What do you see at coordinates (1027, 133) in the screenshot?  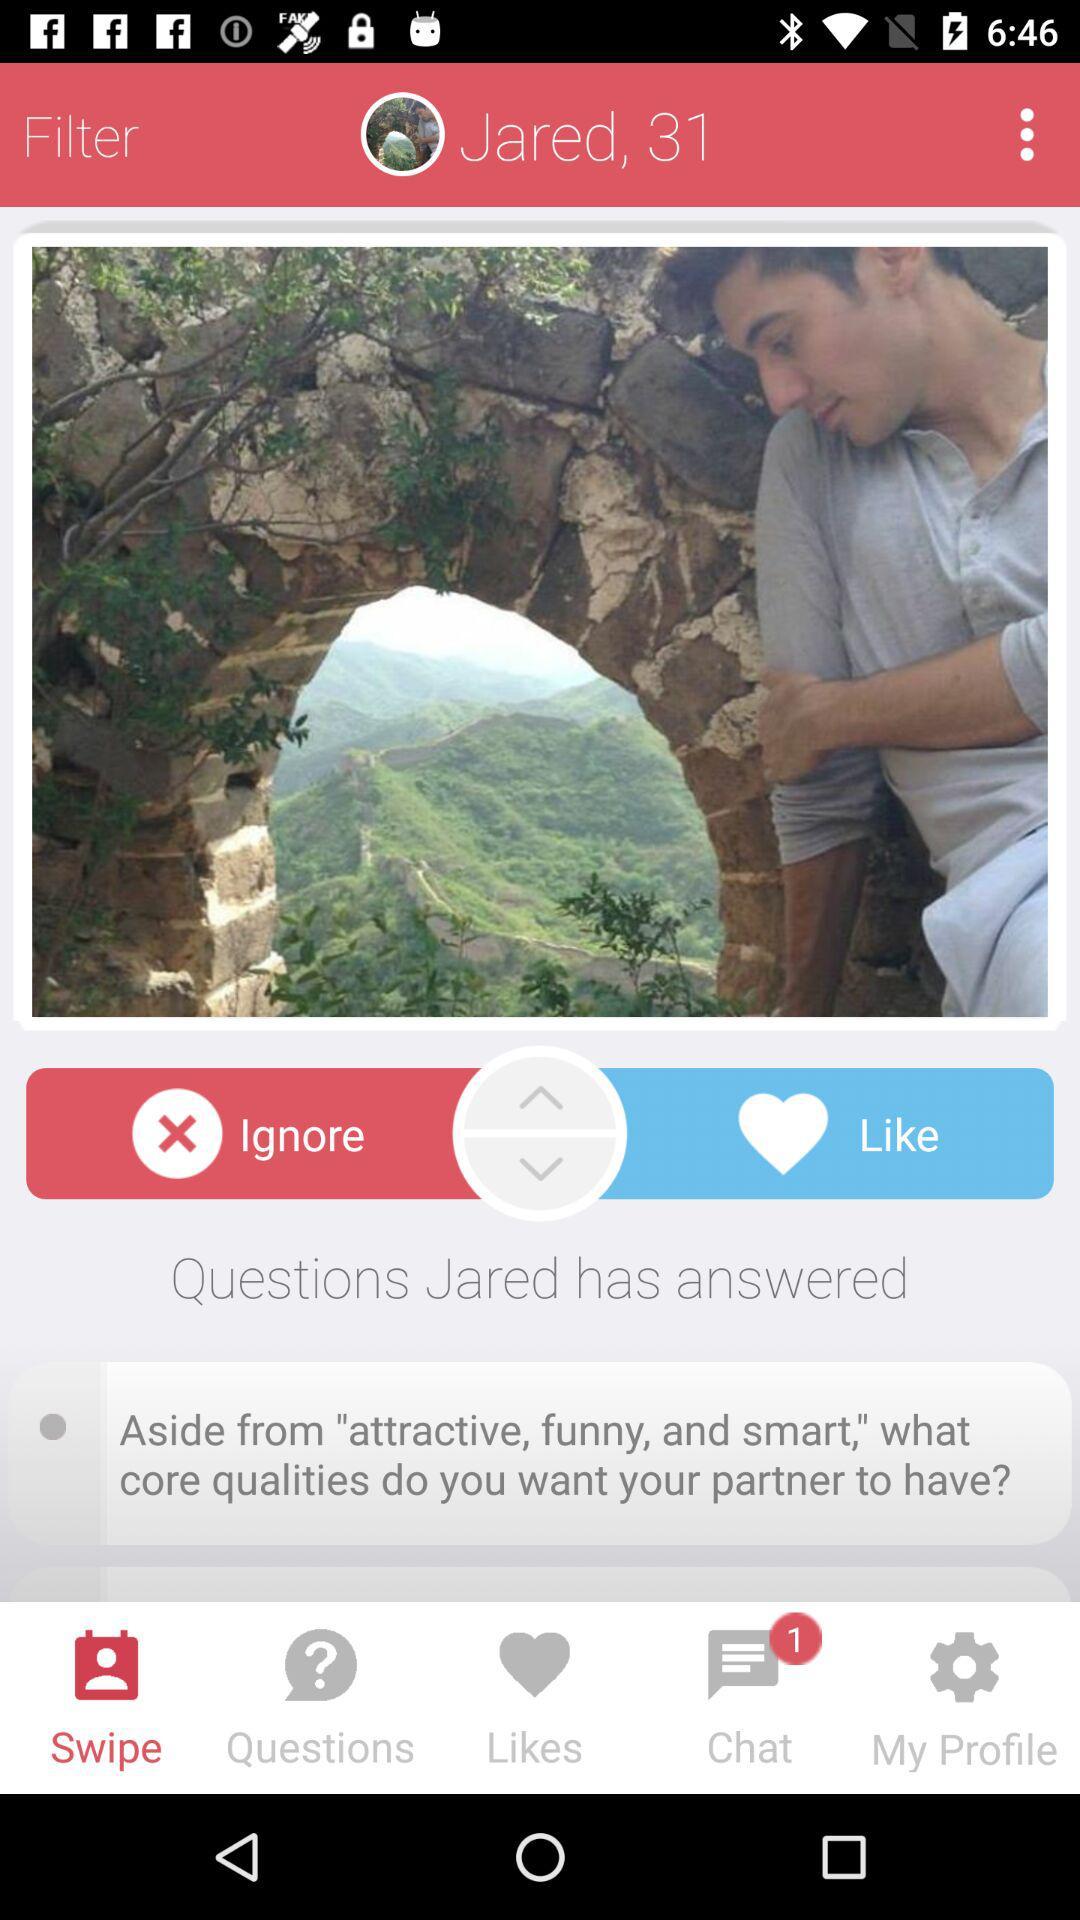 I see `icon next to the jared, 31` at bounding box center [1027, 133].